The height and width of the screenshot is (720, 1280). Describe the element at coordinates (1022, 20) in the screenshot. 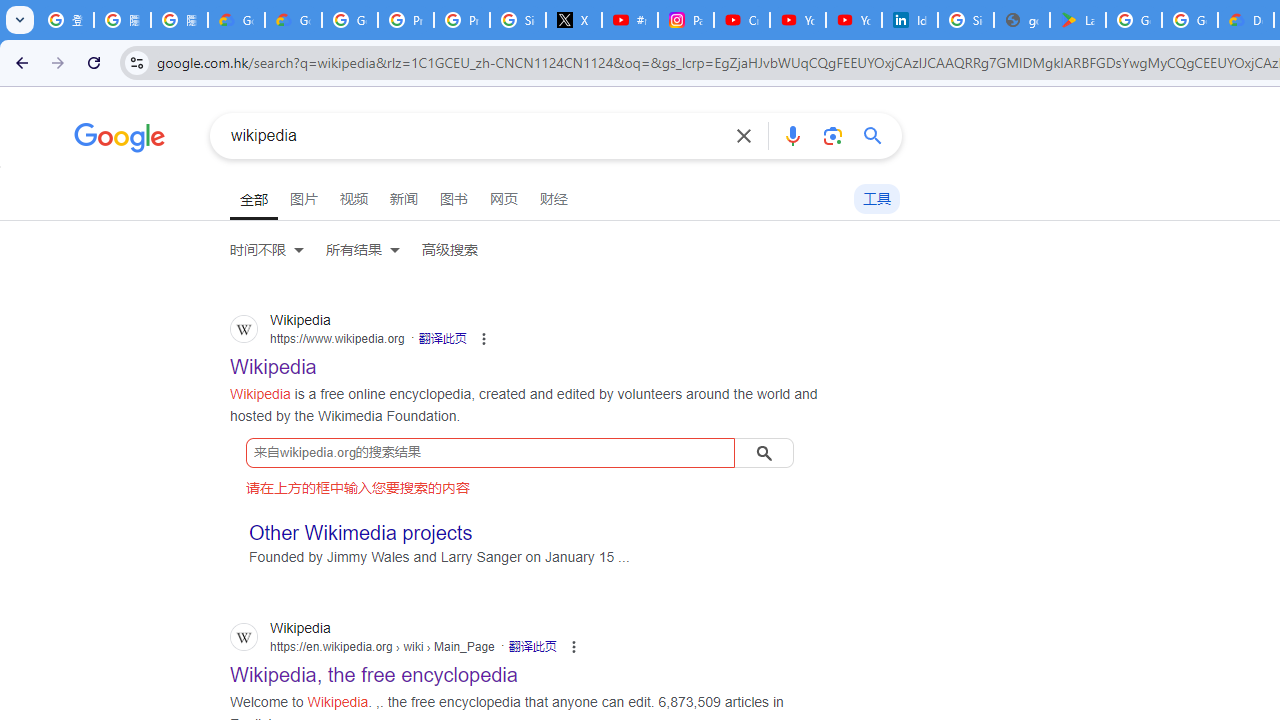

I see `'google_privacy_policy_en.pdf'` at that location.